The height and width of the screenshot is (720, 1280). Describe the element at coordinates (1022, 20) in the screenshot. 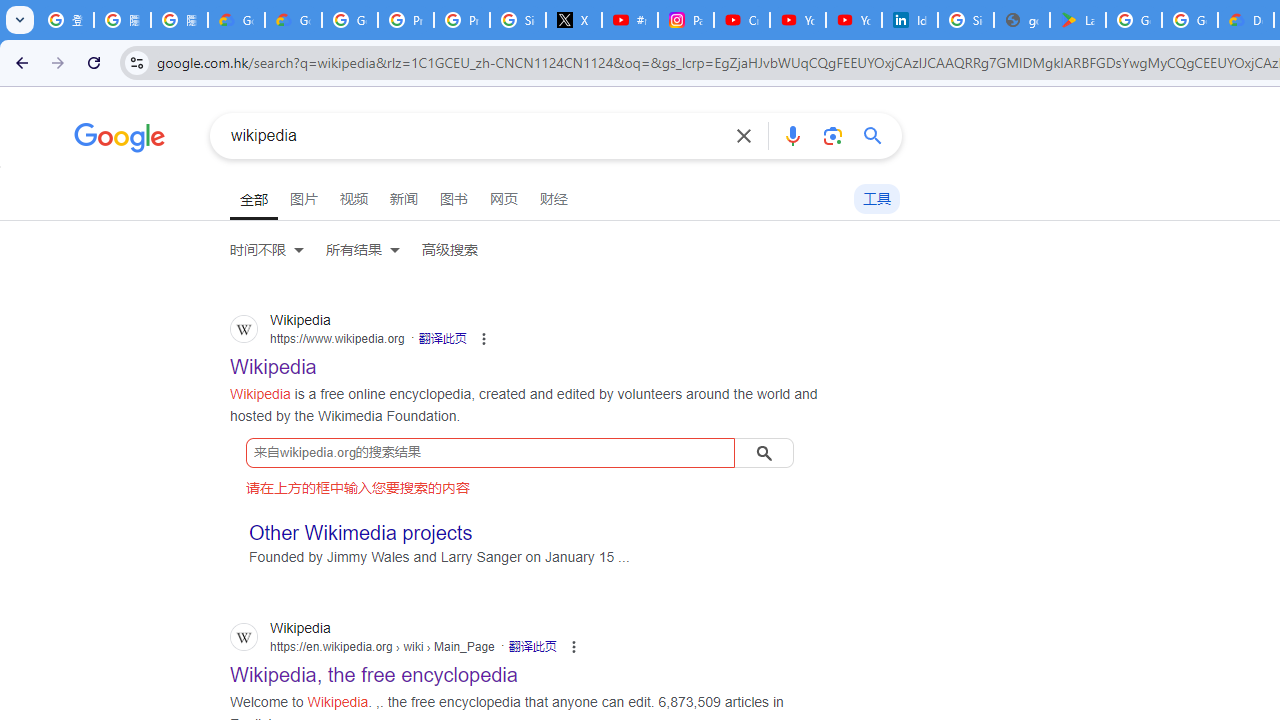

I see `'google_privacy_policy_en.pdf'` at that location.